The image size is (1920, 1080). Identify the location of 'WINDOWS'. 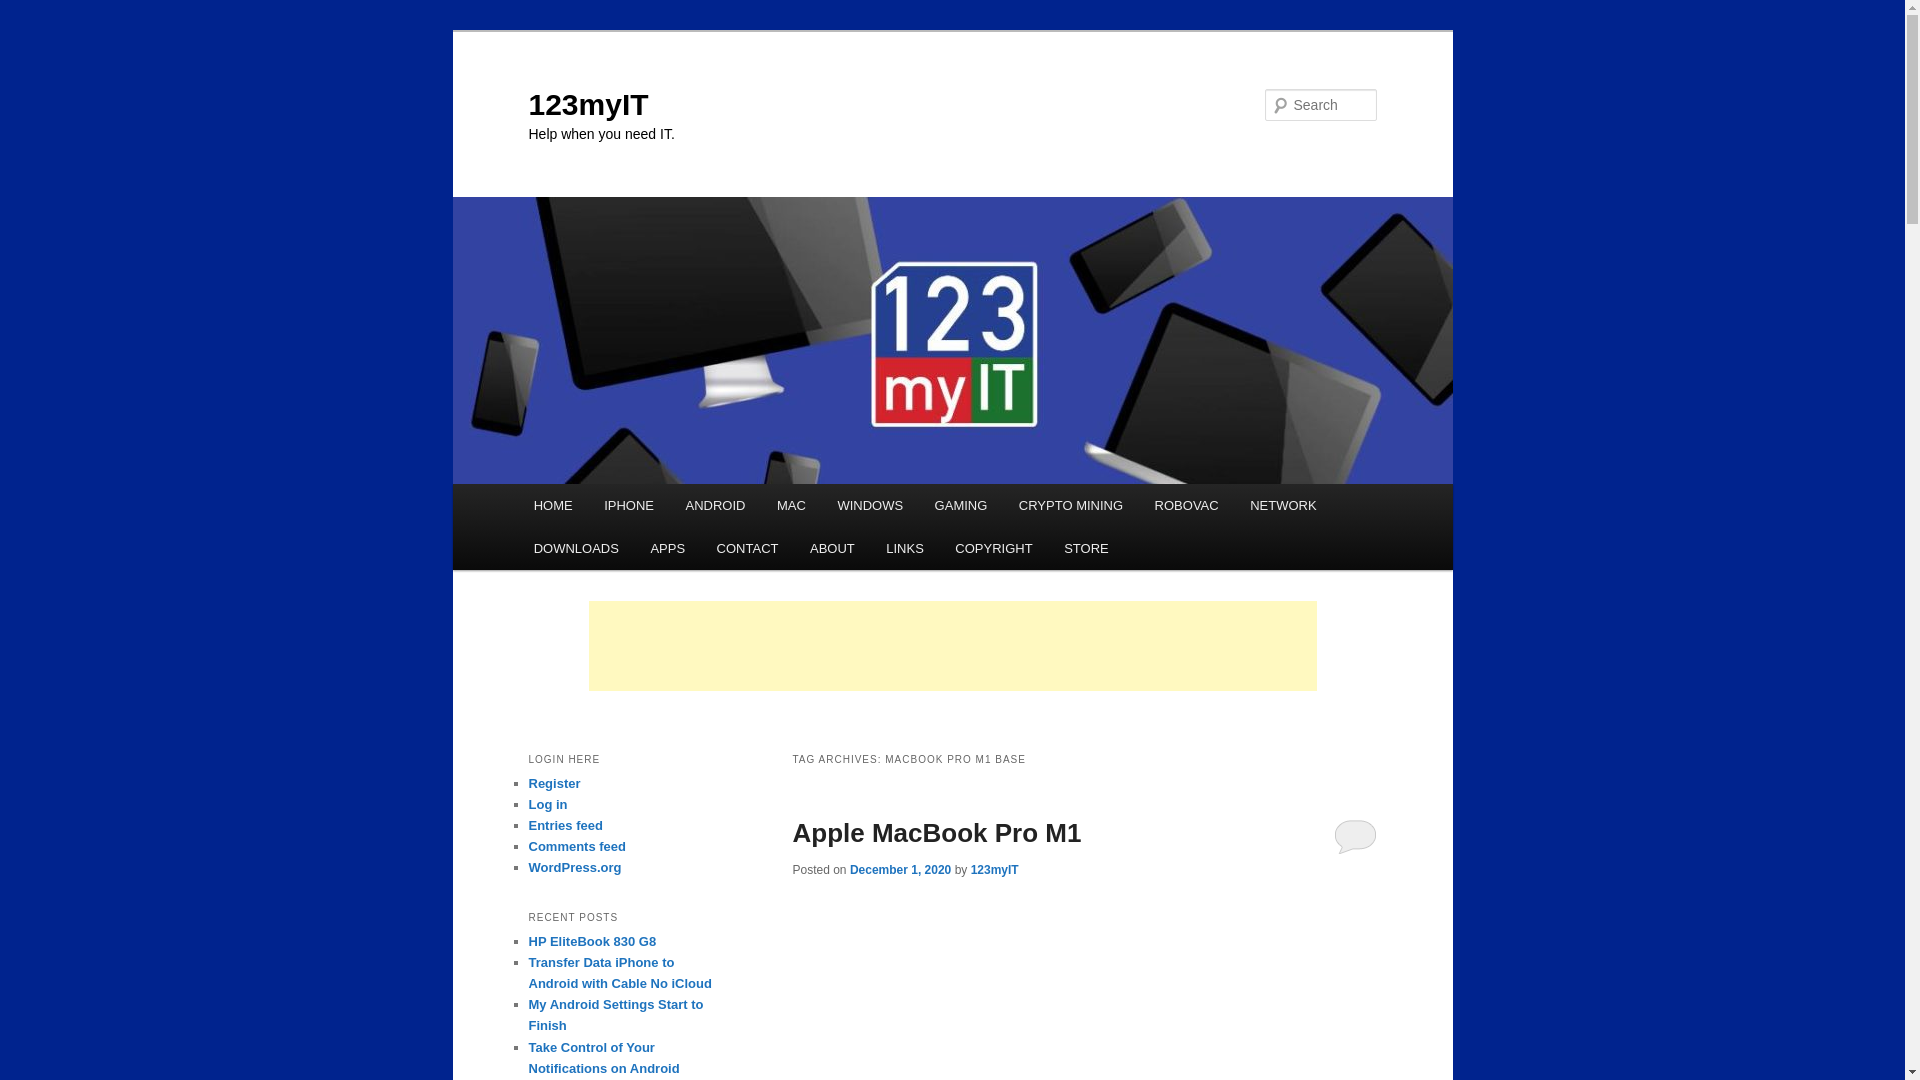
(870, 504).